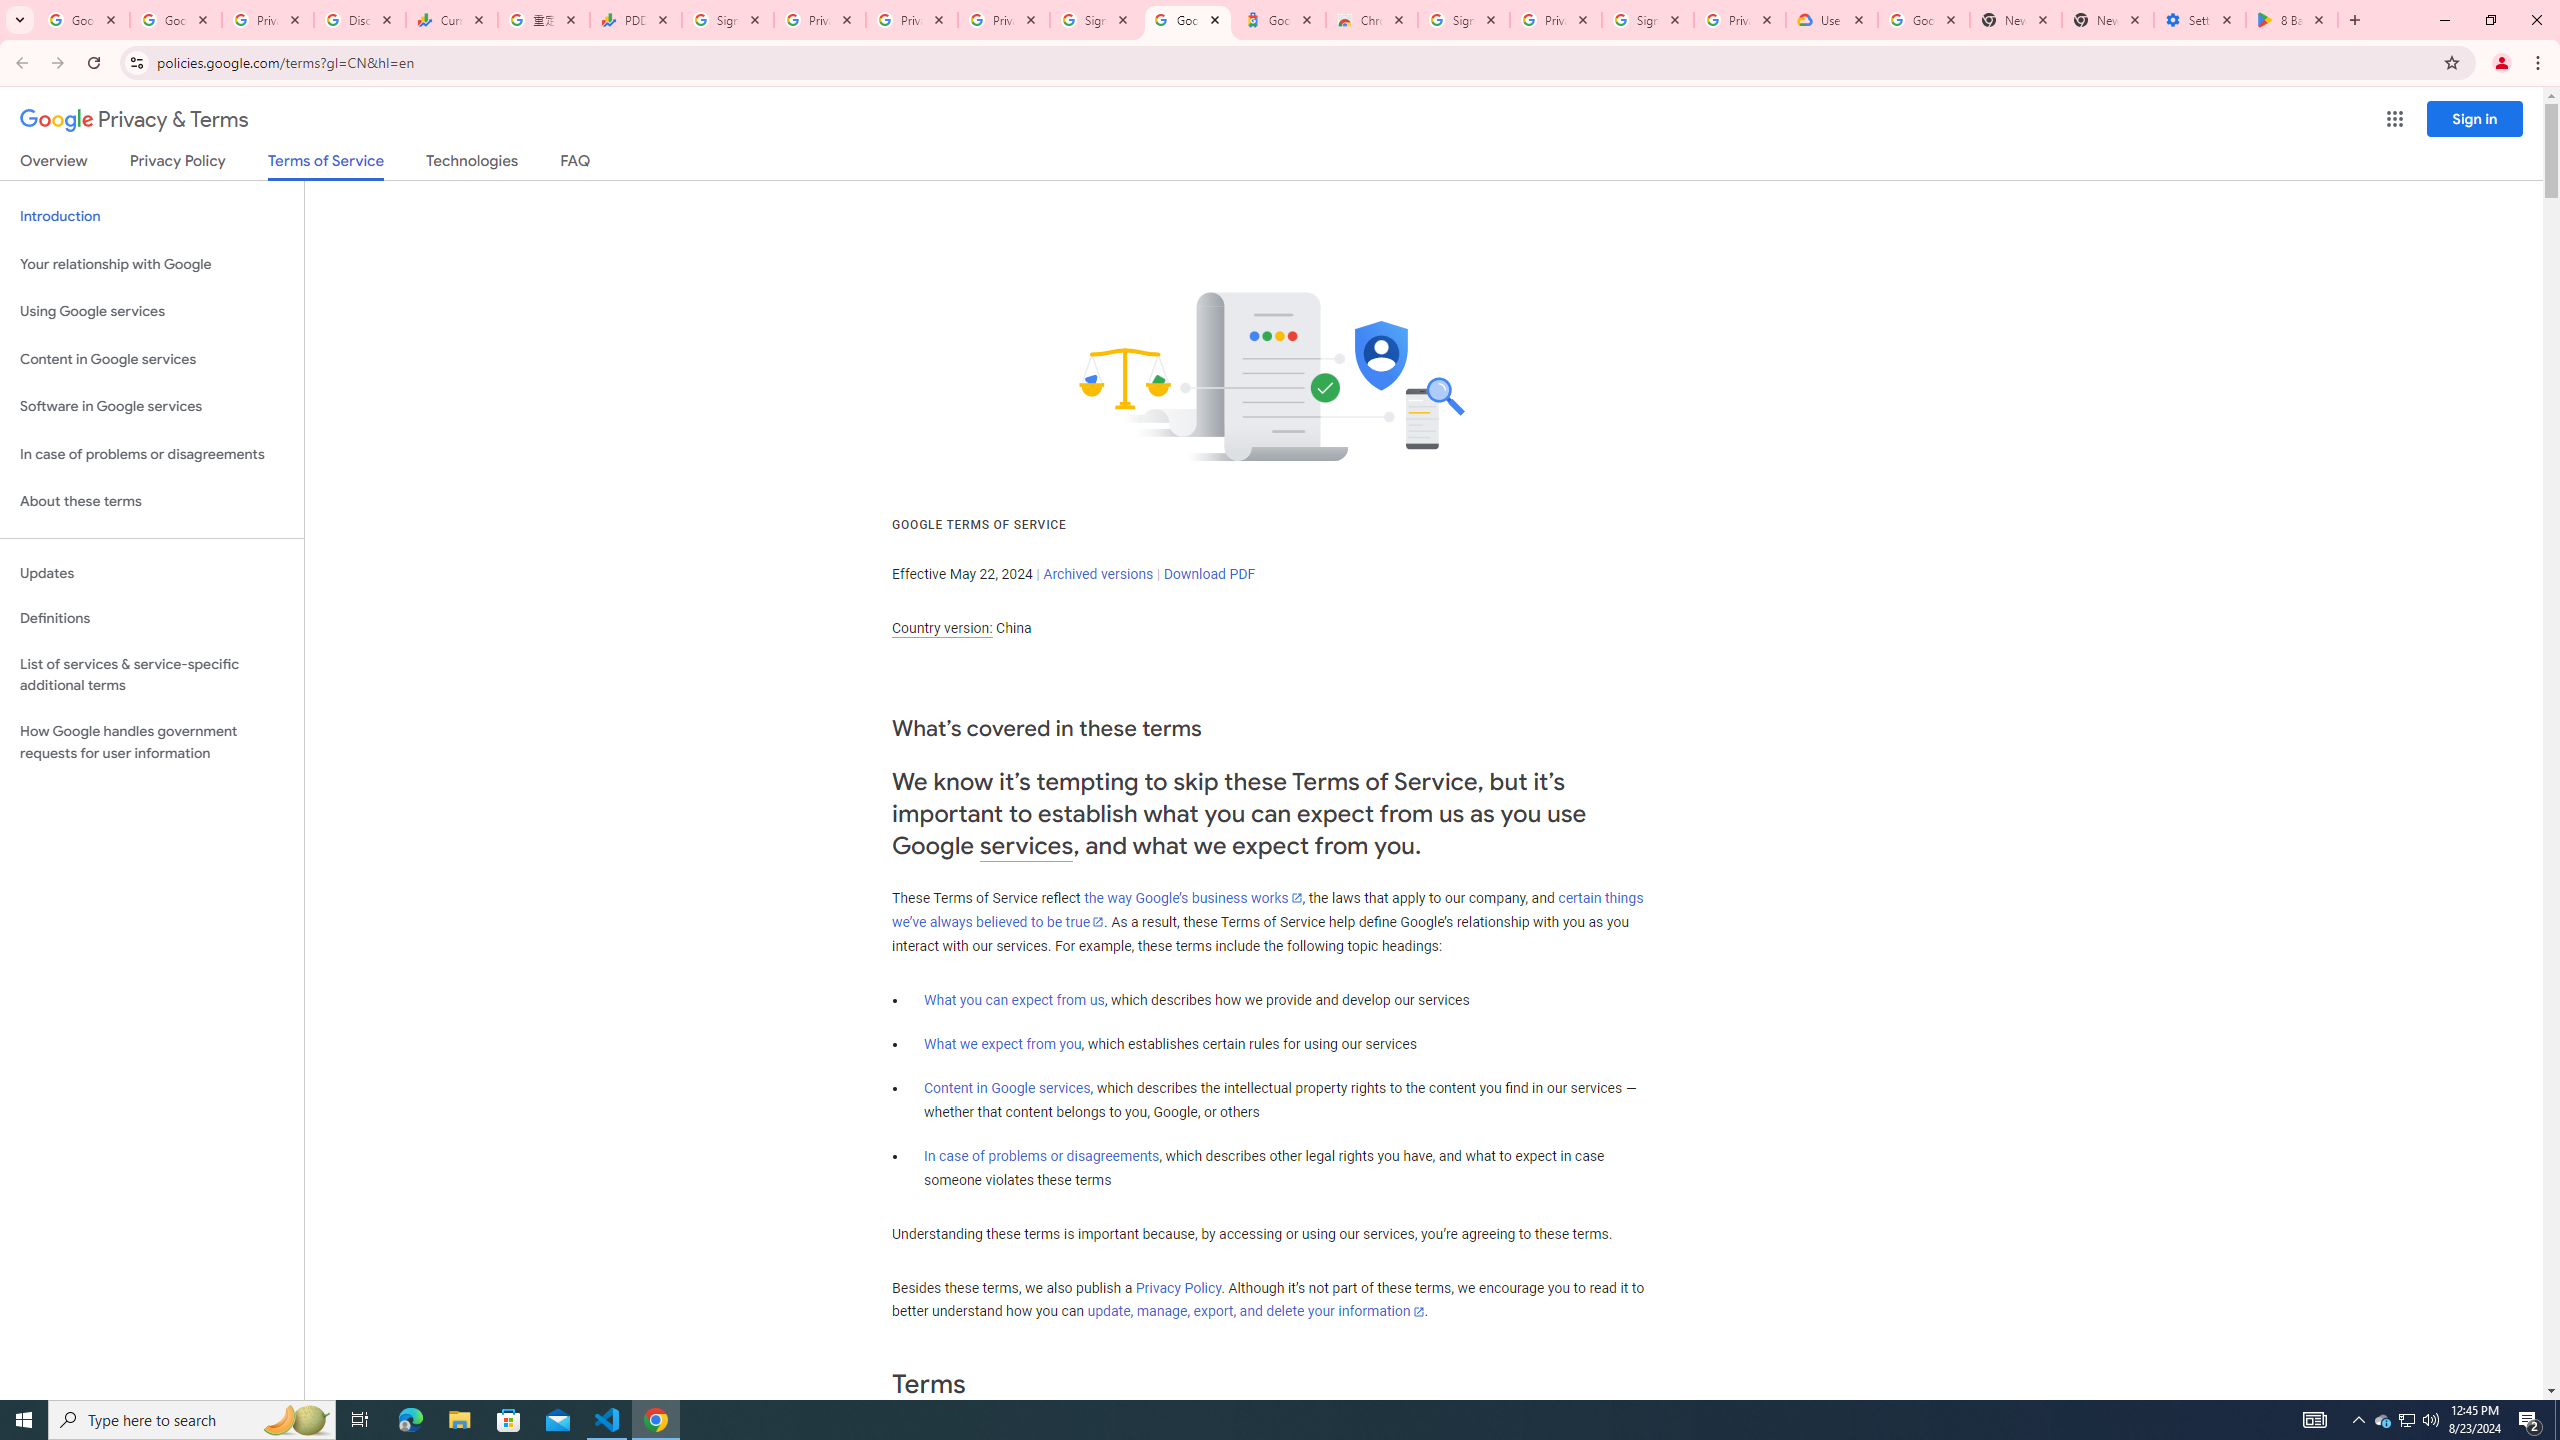 The width and height of the screenshot is (2560, 1440). Describe the element at coordinates (82, 19) in the screenshot. I see `'Google Workspace Admin Community'` at that location.